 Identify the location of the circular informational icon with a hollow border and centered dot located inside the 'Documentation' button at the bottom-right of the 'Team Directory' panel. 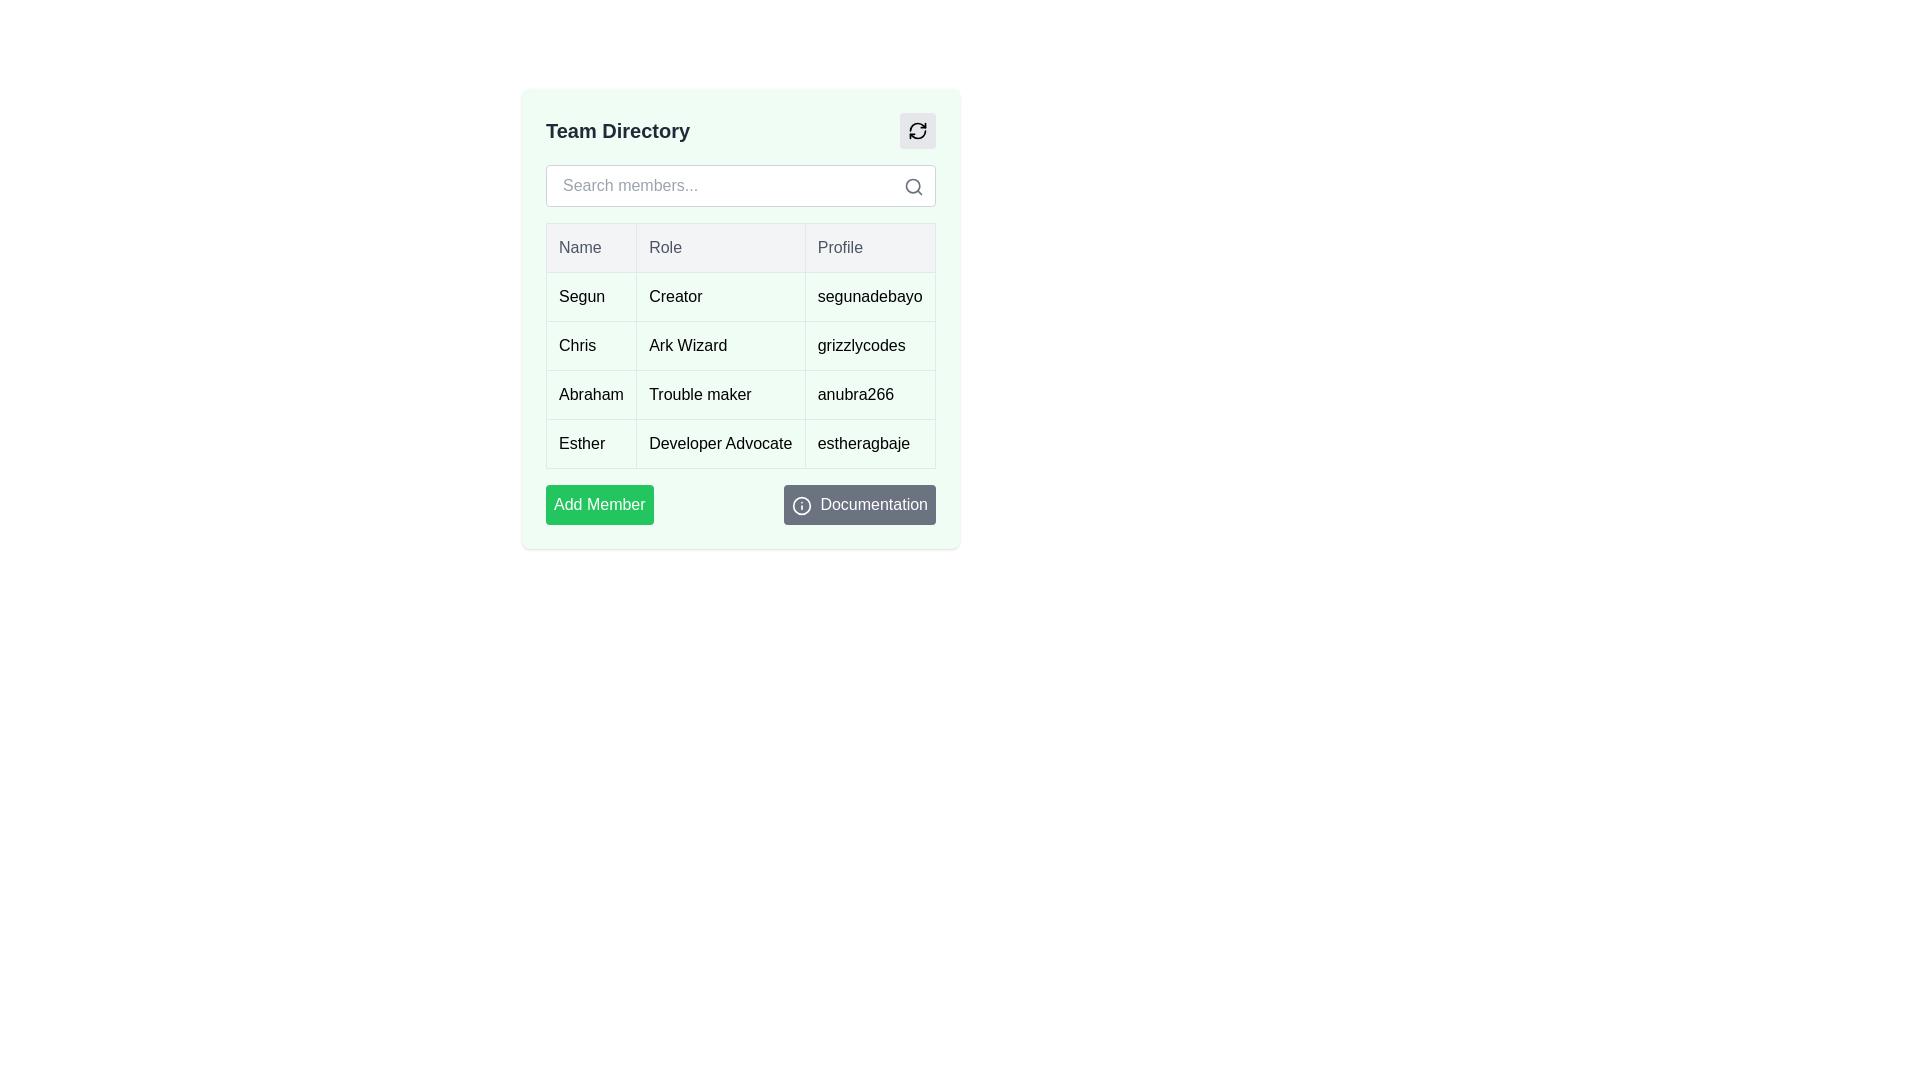
(802, 504).